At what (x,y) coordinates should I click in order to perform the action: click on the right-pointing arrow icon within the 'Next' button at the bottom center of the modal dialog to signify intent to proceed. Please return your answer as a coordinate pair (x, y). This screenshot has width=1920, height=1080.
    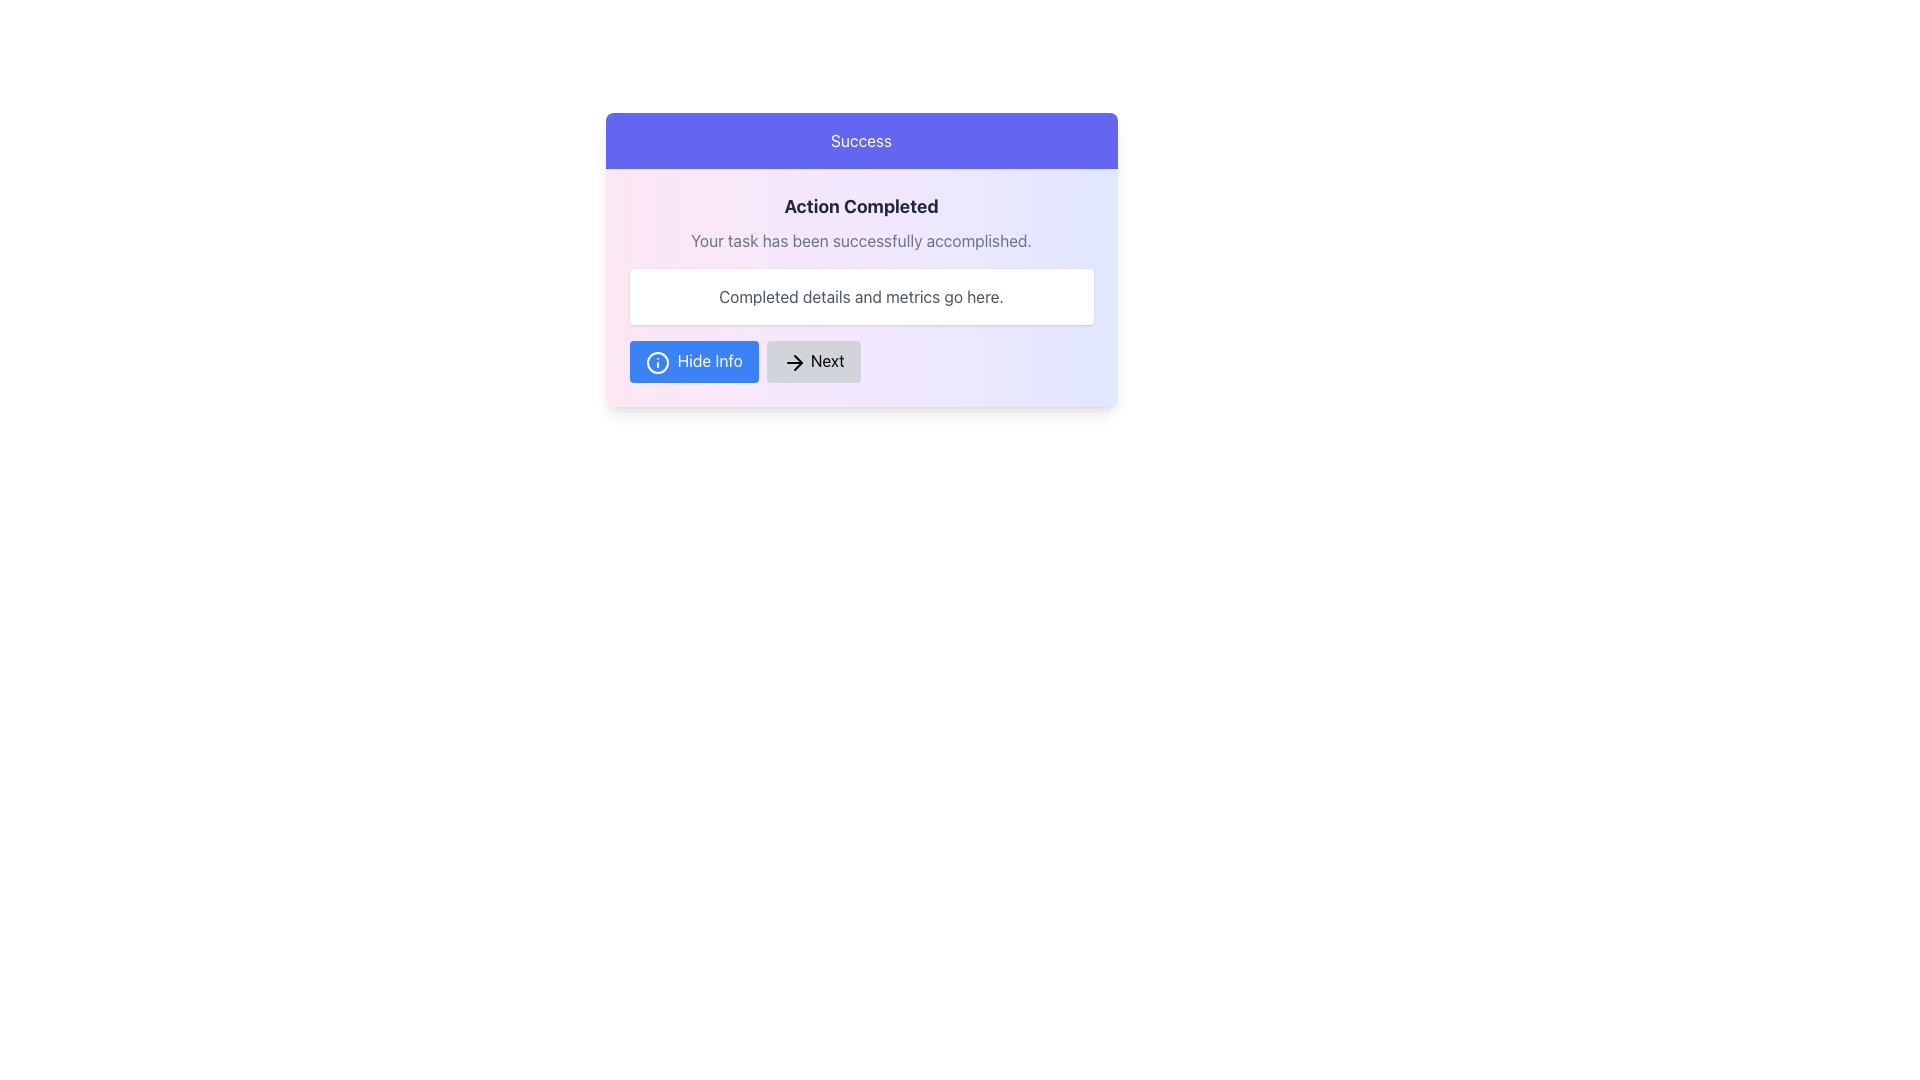
    Looking at the image, I should click on (793, 362).